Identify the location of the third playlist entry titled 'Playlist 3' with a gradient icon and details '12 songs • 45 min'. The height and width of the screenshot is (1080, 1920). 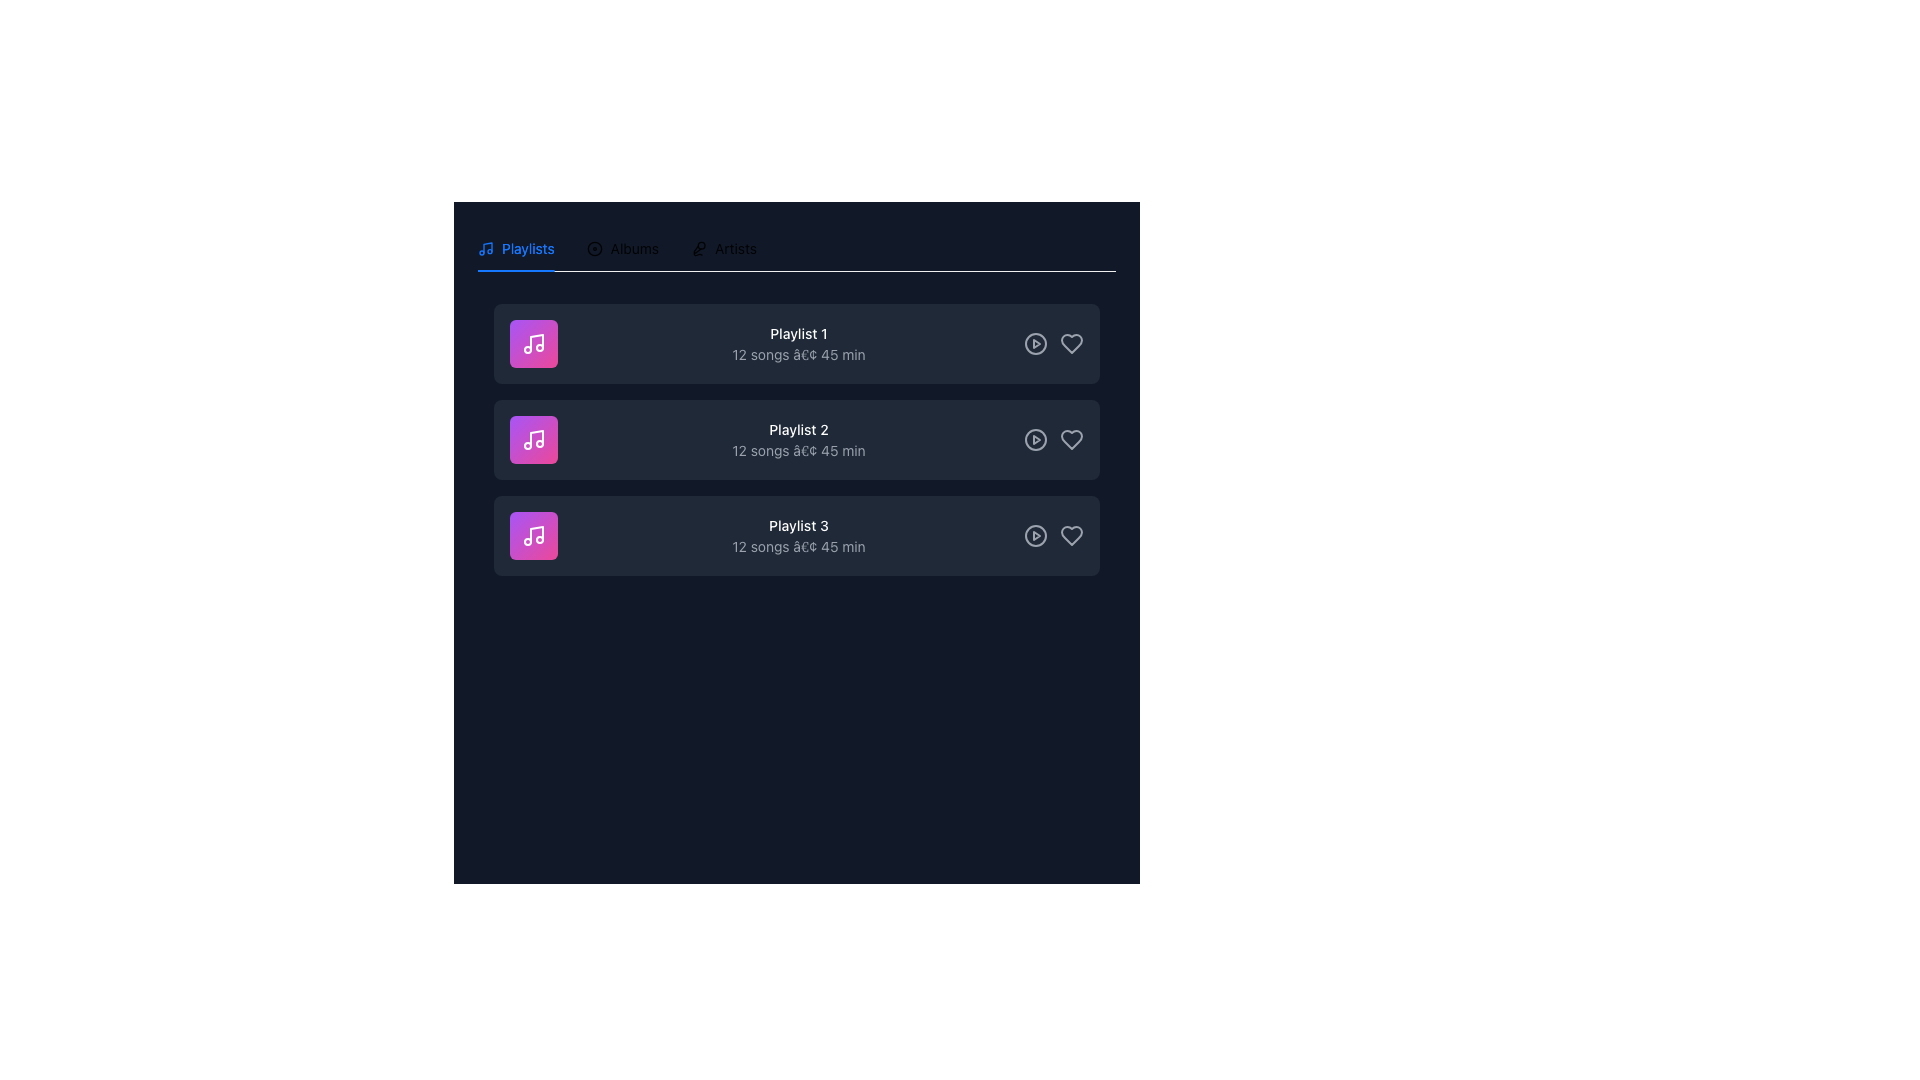
(795, 535).